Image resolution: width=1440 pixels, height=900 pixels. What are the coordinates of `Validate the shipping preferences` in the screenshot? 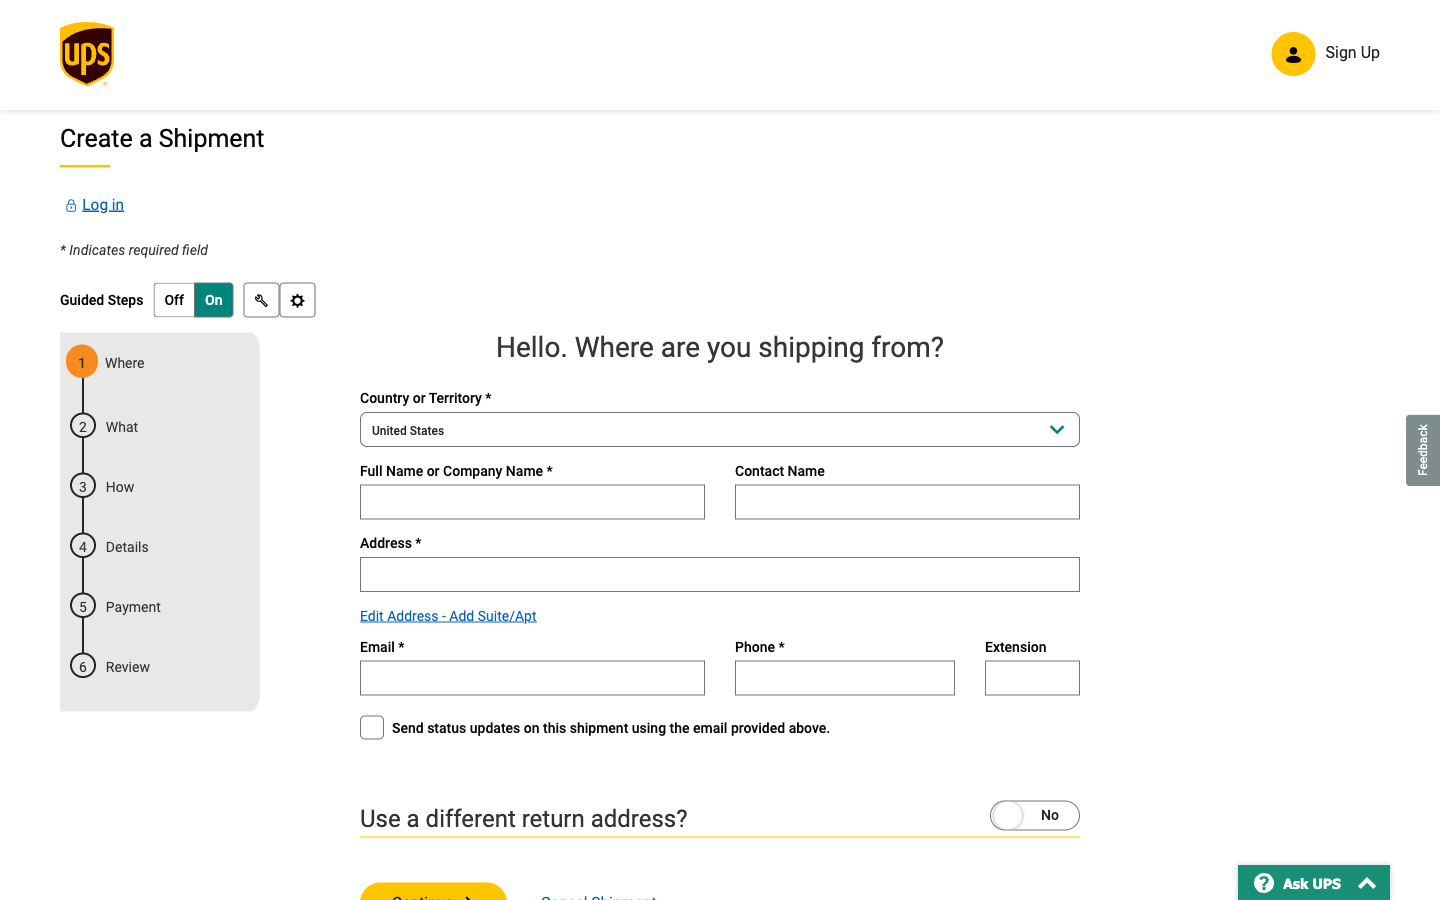 It's located at (295, 301).